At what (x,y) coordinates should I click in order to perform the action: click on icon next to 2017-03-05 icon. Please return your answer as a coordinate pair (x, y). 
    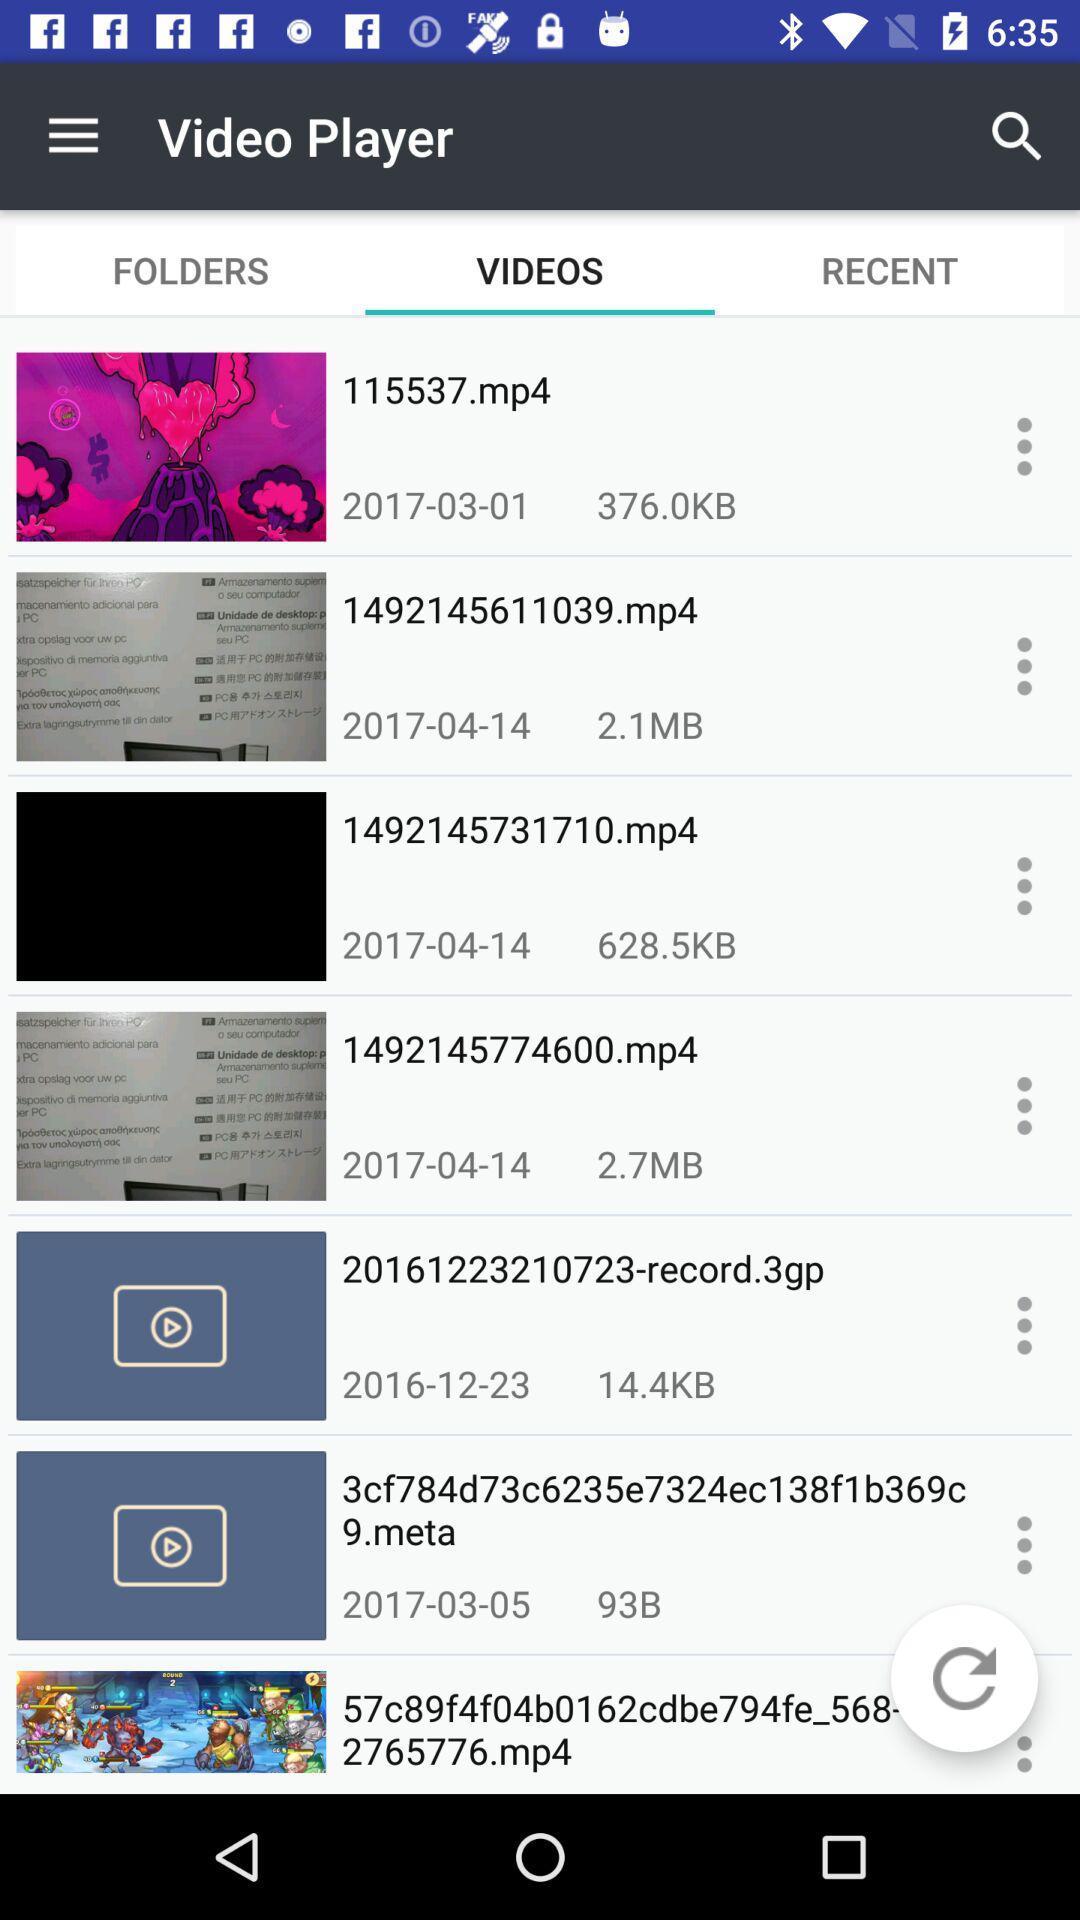
    Looking at the image, I should click on (628, 1603).